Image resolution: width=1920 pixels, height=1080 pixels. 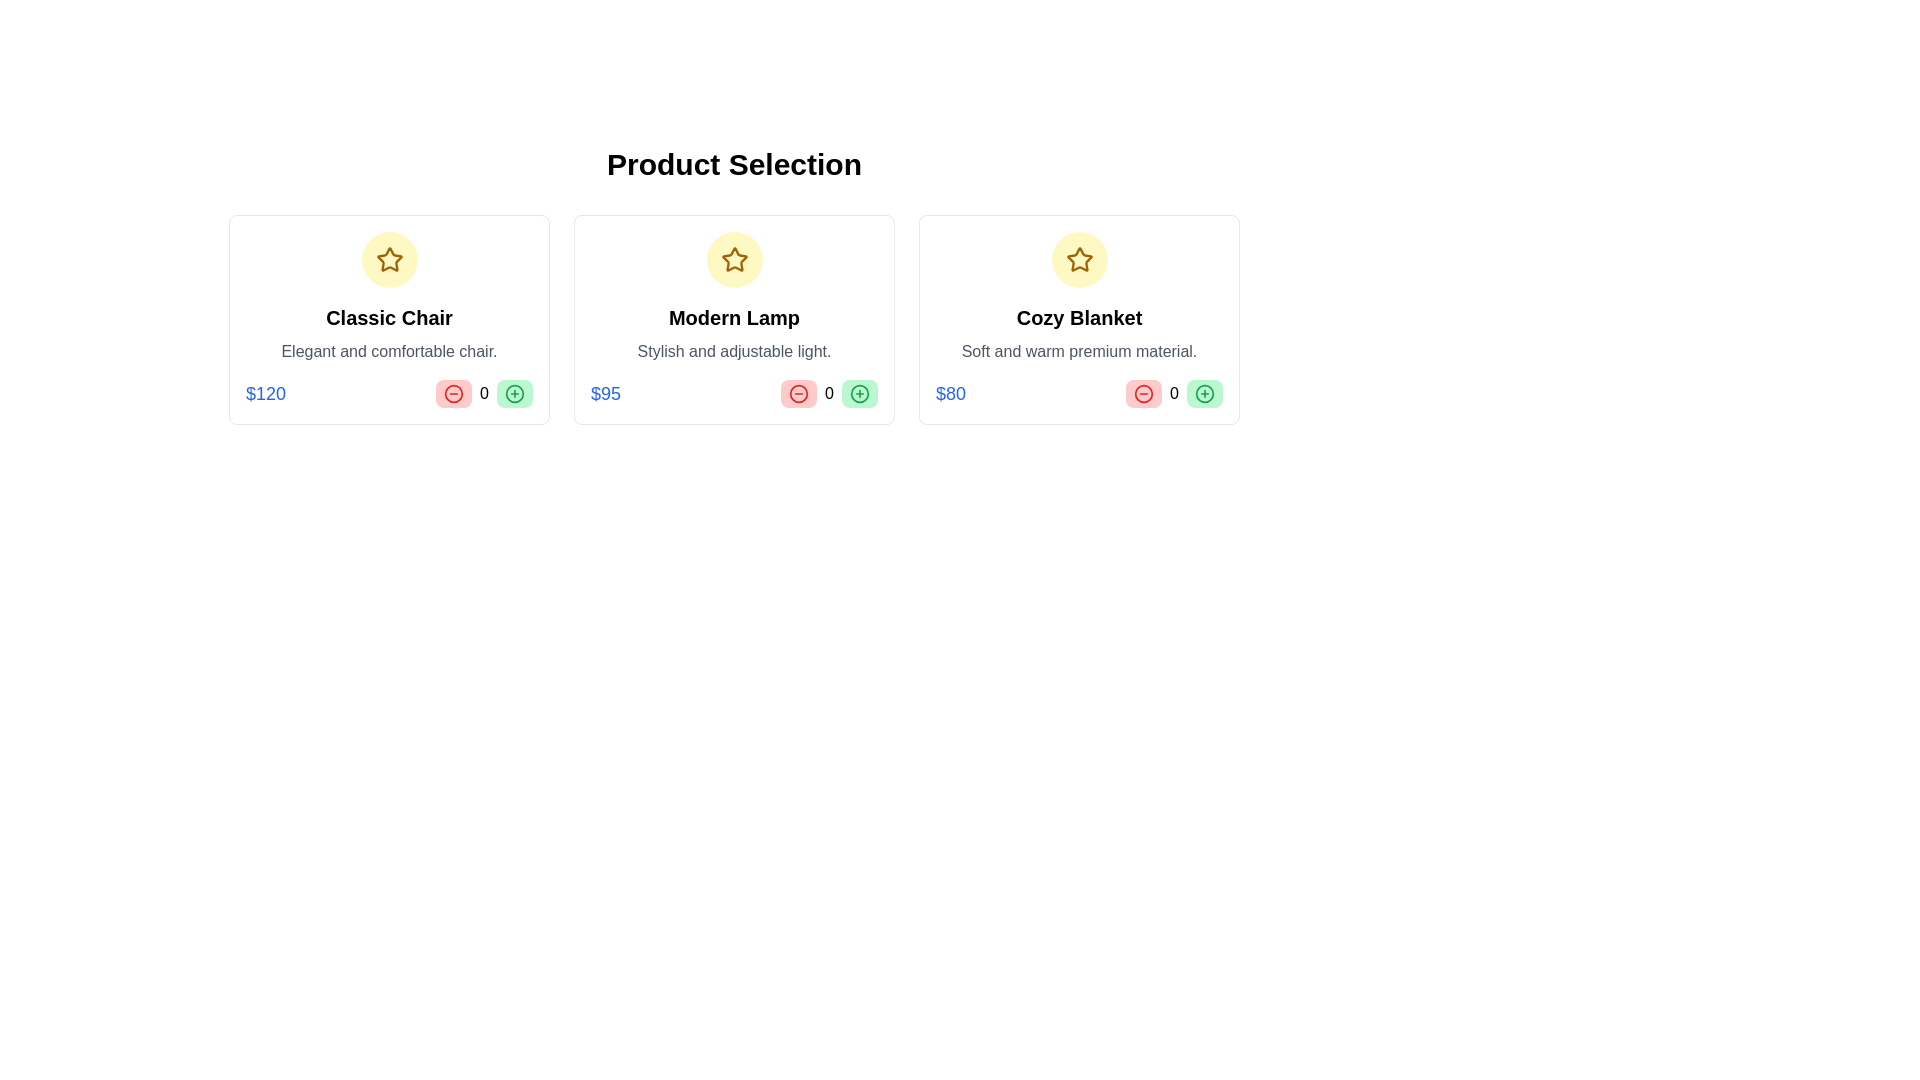 I want to click on the 'Decrease Quantity' button located at the bottom section of the 'Classic Chair' product card to decrement the quantity, so click(x=453, y=393).